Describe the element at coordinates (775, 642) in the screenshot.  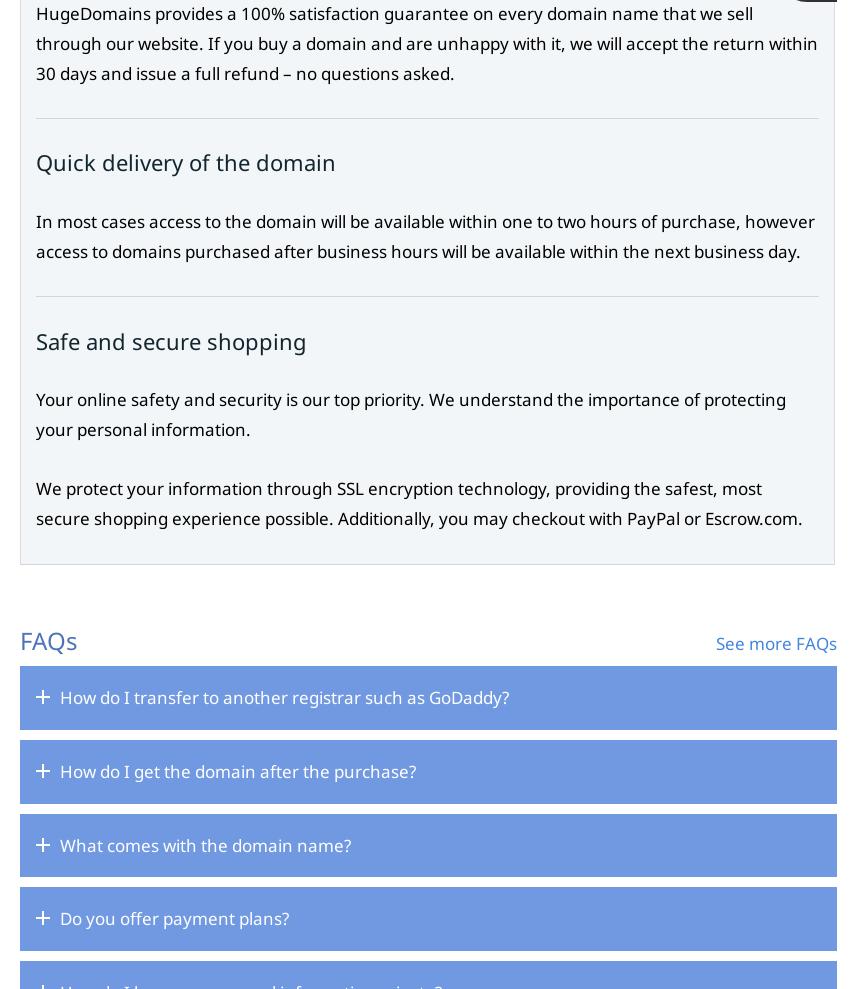
I see `'See more FAQs'` at that location.